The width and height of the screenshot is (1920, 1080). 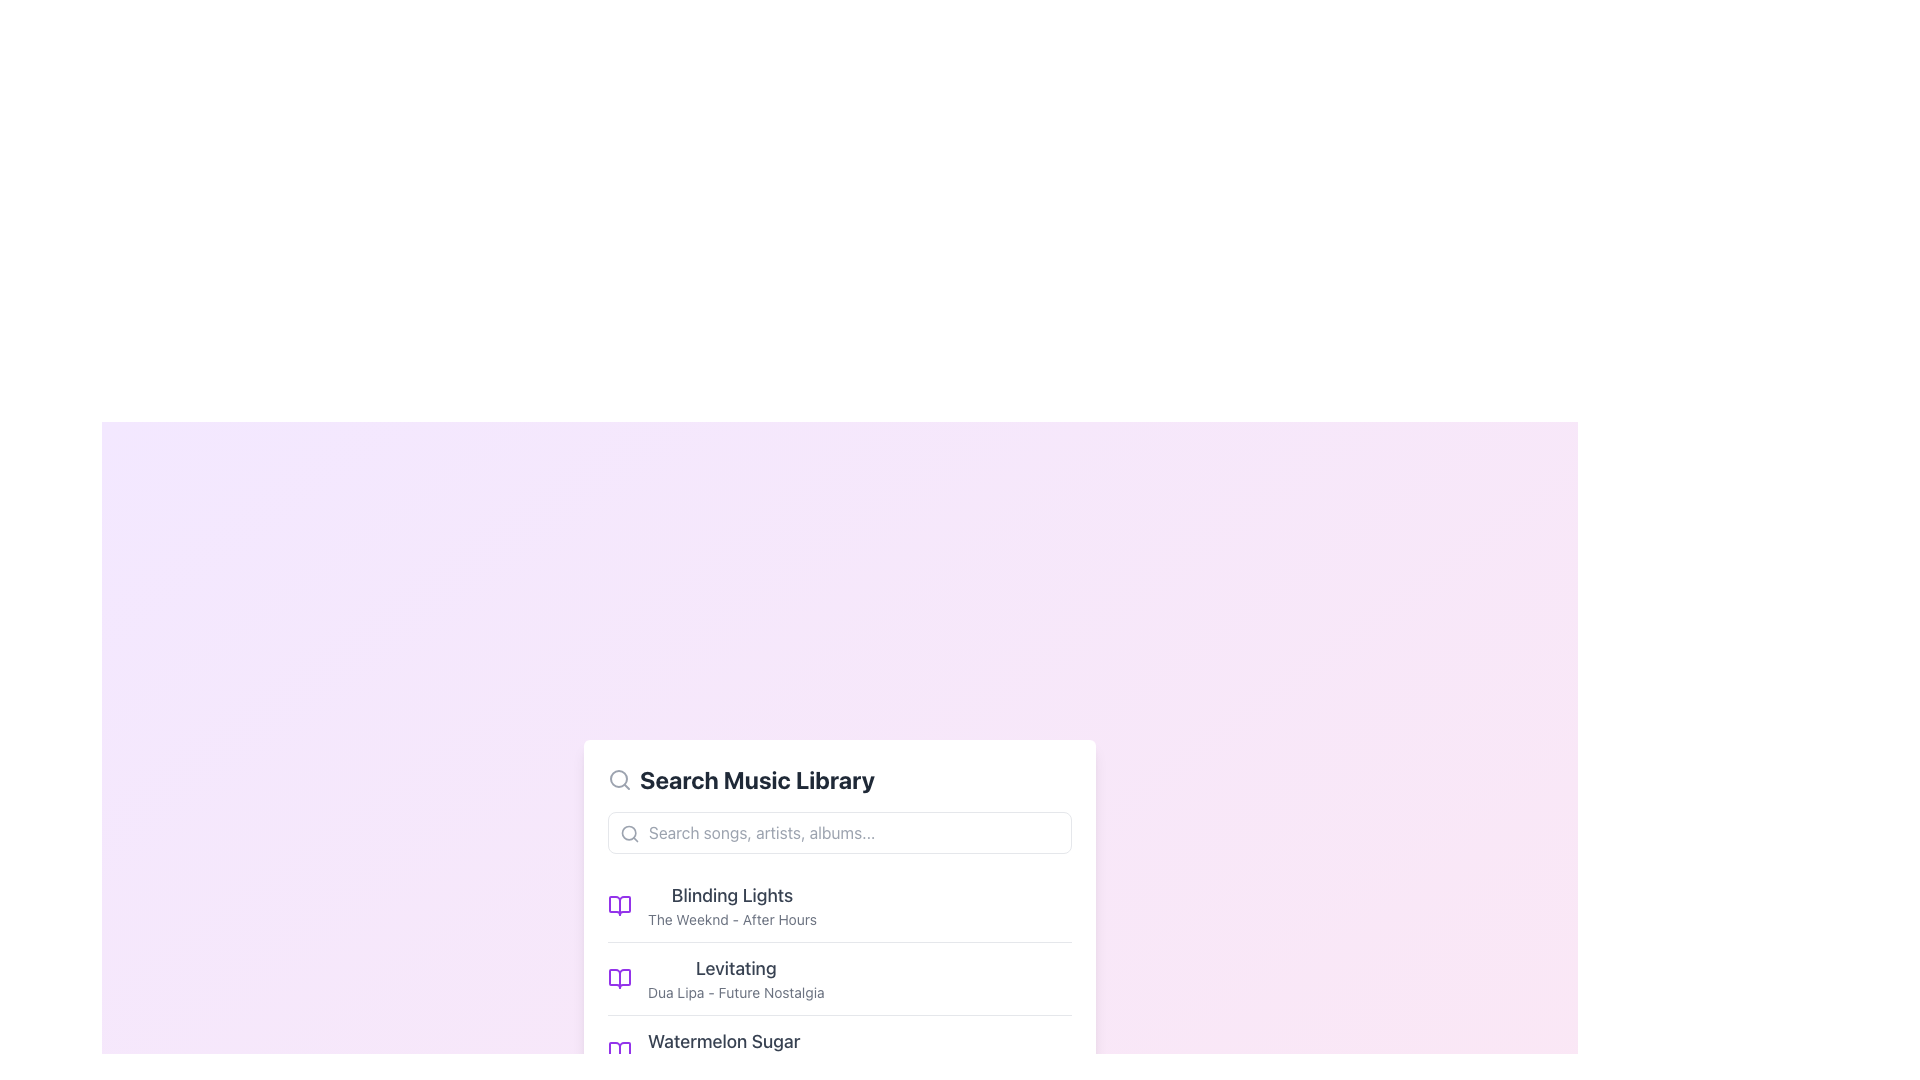 I want to click on the informative label that provides the artist's name and album associated with the song 'Blinding Lights', located below the song title in the music library list, so click(x=731, y=919).